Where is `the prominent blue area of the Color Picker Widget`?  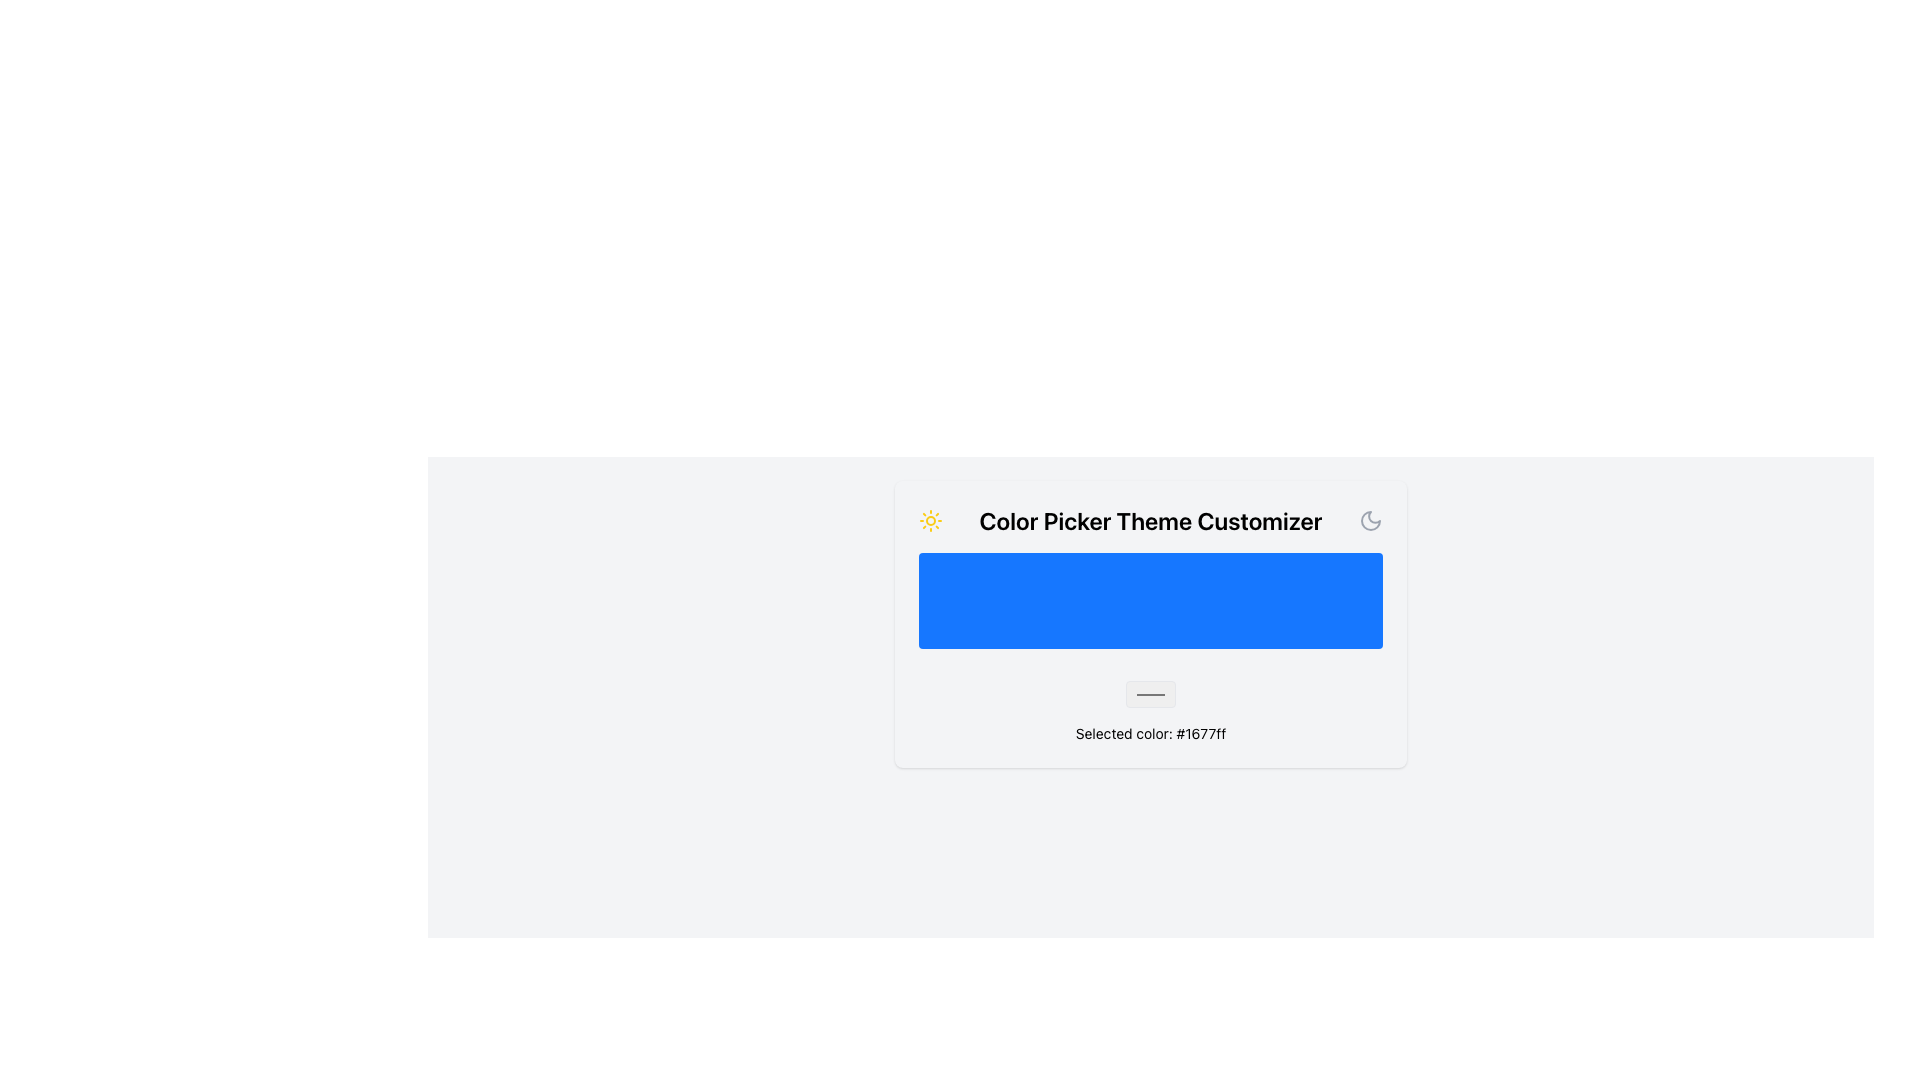
the prominent blue area of the Color Picker Widget is located at coordinates (1151, 623).